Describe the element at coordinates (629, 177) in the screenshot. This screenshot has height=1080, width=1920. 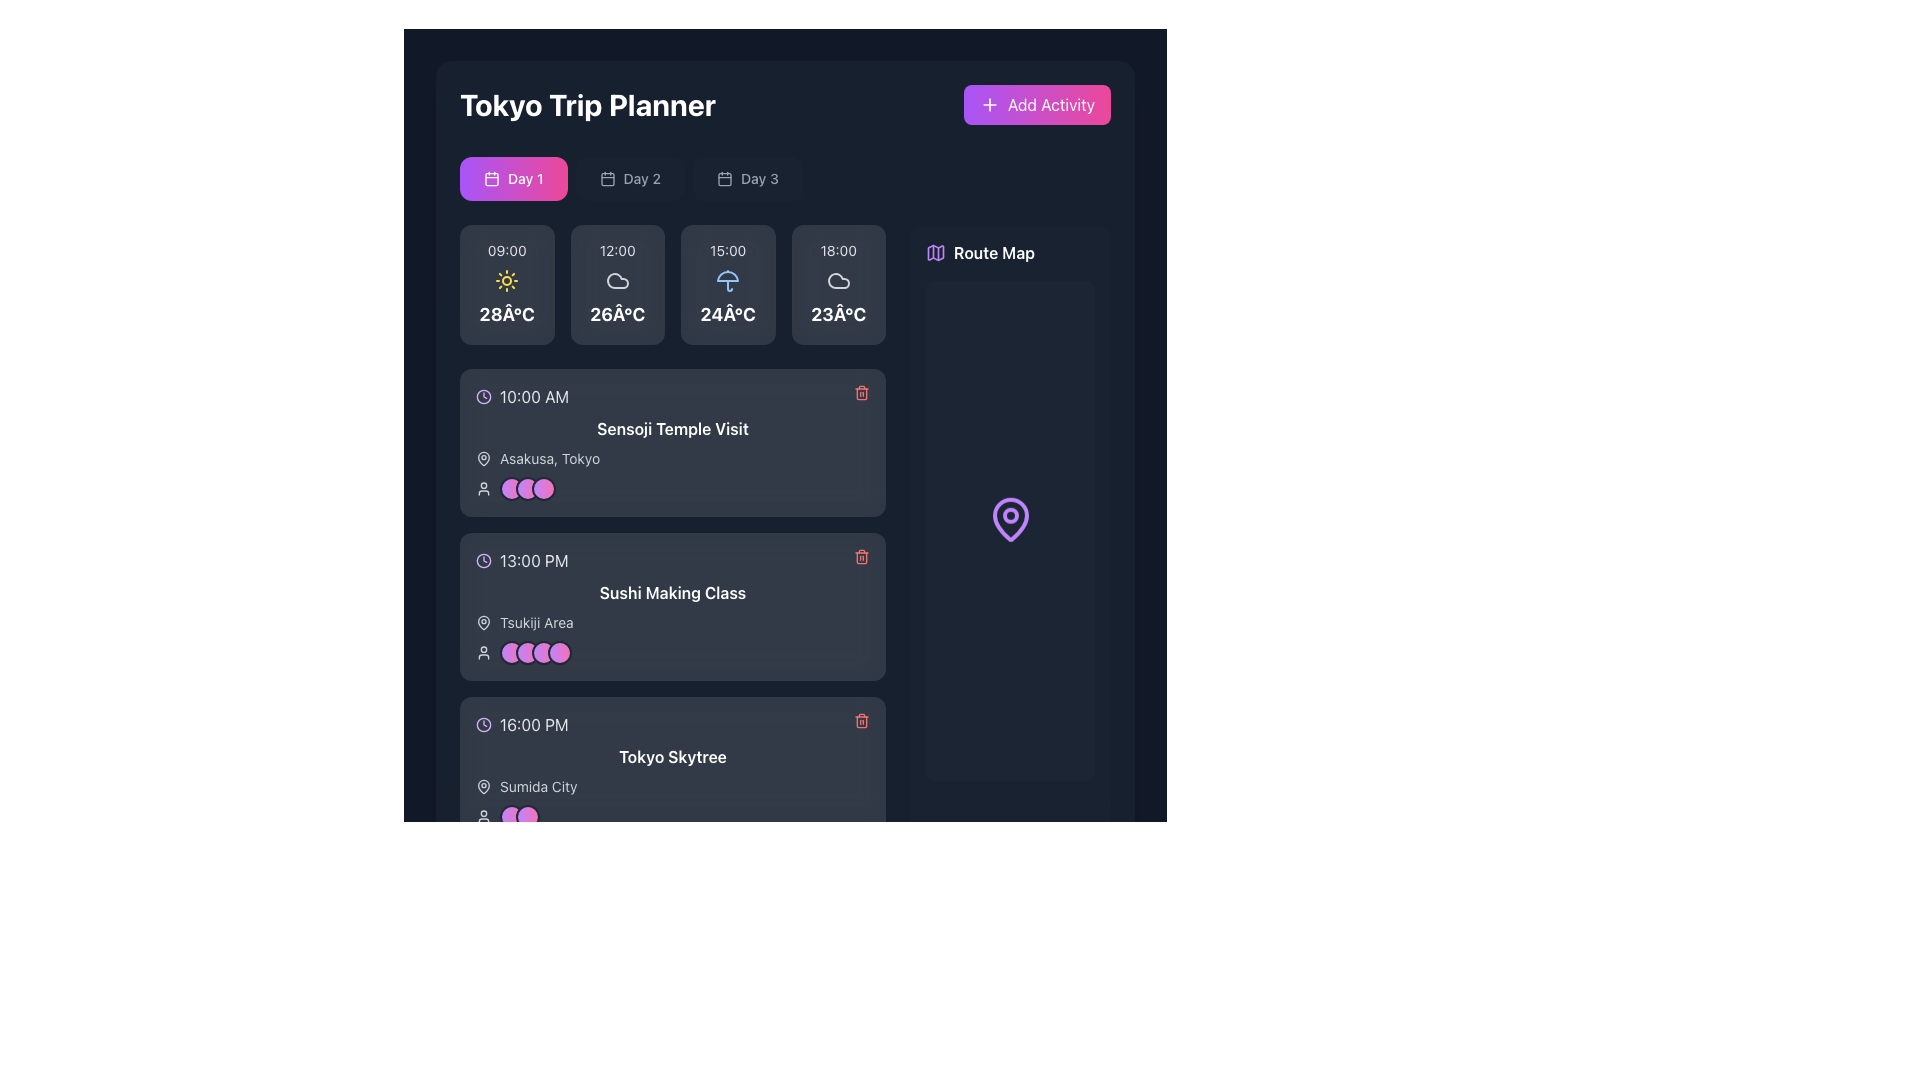
I see `the 'Day 2' button, which is the second tab-like button with a calendar icon` at that location.